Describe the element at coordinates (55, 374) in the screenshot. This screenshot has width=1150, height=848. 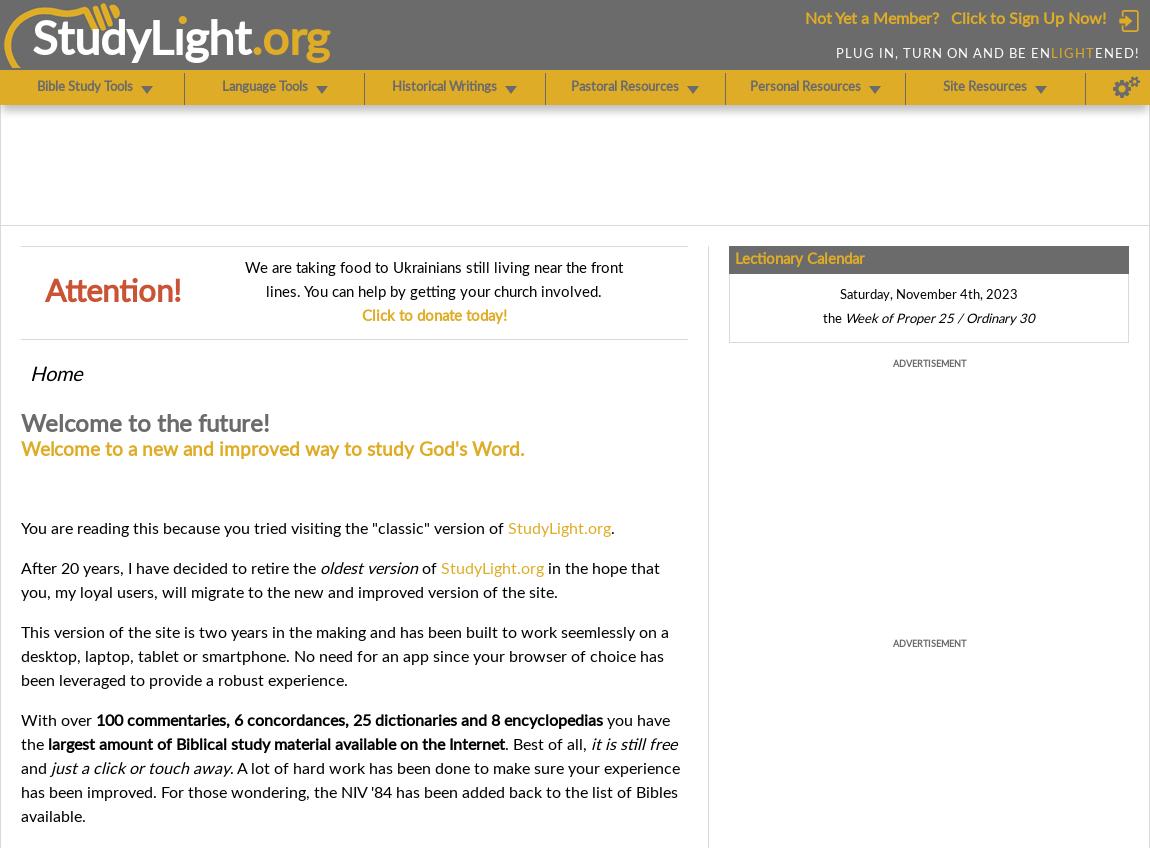
I see `'Home'` at that location.